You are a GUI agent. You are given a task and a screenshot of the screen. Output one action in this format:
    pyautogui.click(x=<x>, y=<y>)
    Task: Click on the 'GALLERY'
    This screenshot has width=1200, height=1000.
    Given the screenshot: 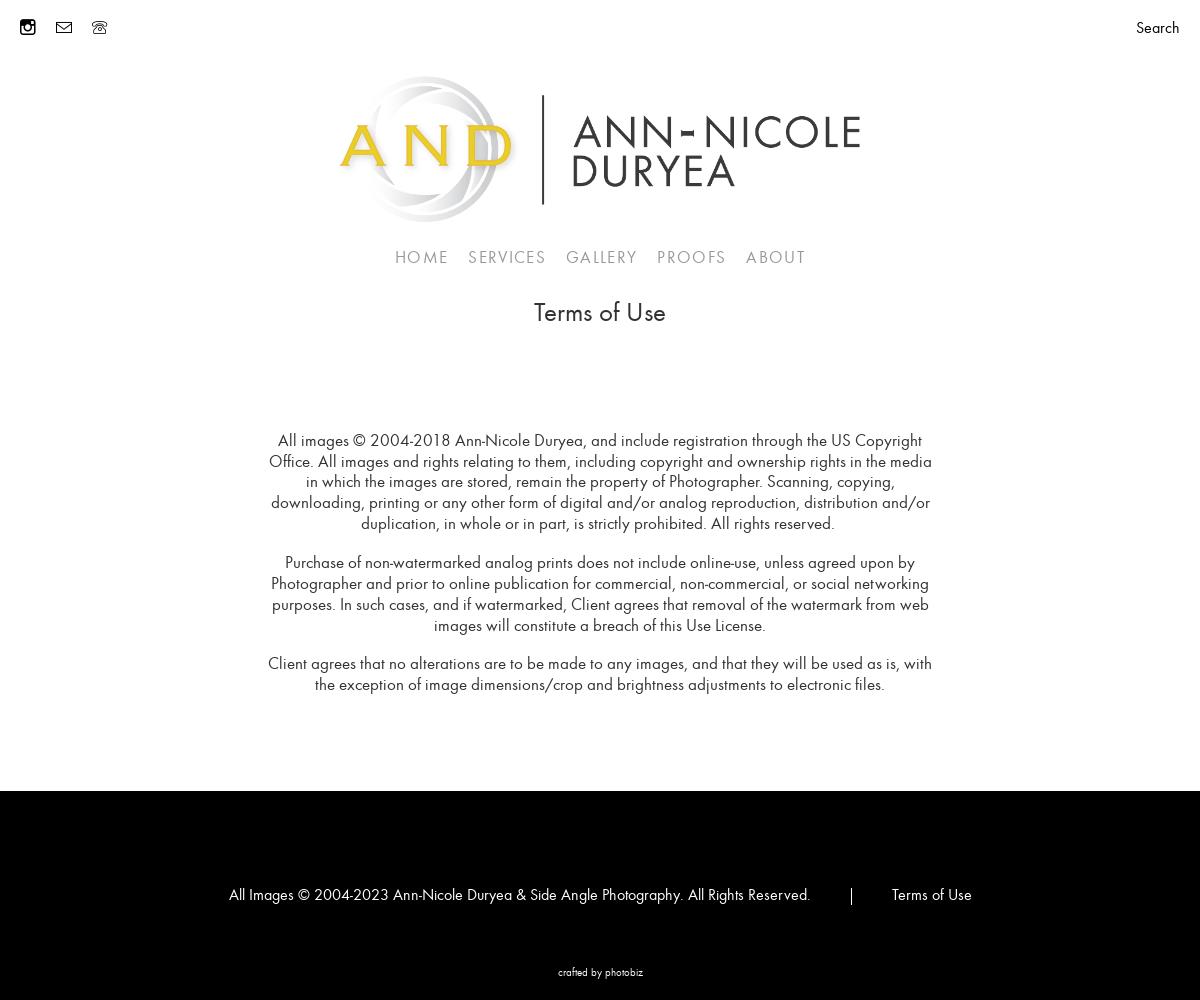 What is the action you would take?
    pyautogui.click(x=601, y=257)
    